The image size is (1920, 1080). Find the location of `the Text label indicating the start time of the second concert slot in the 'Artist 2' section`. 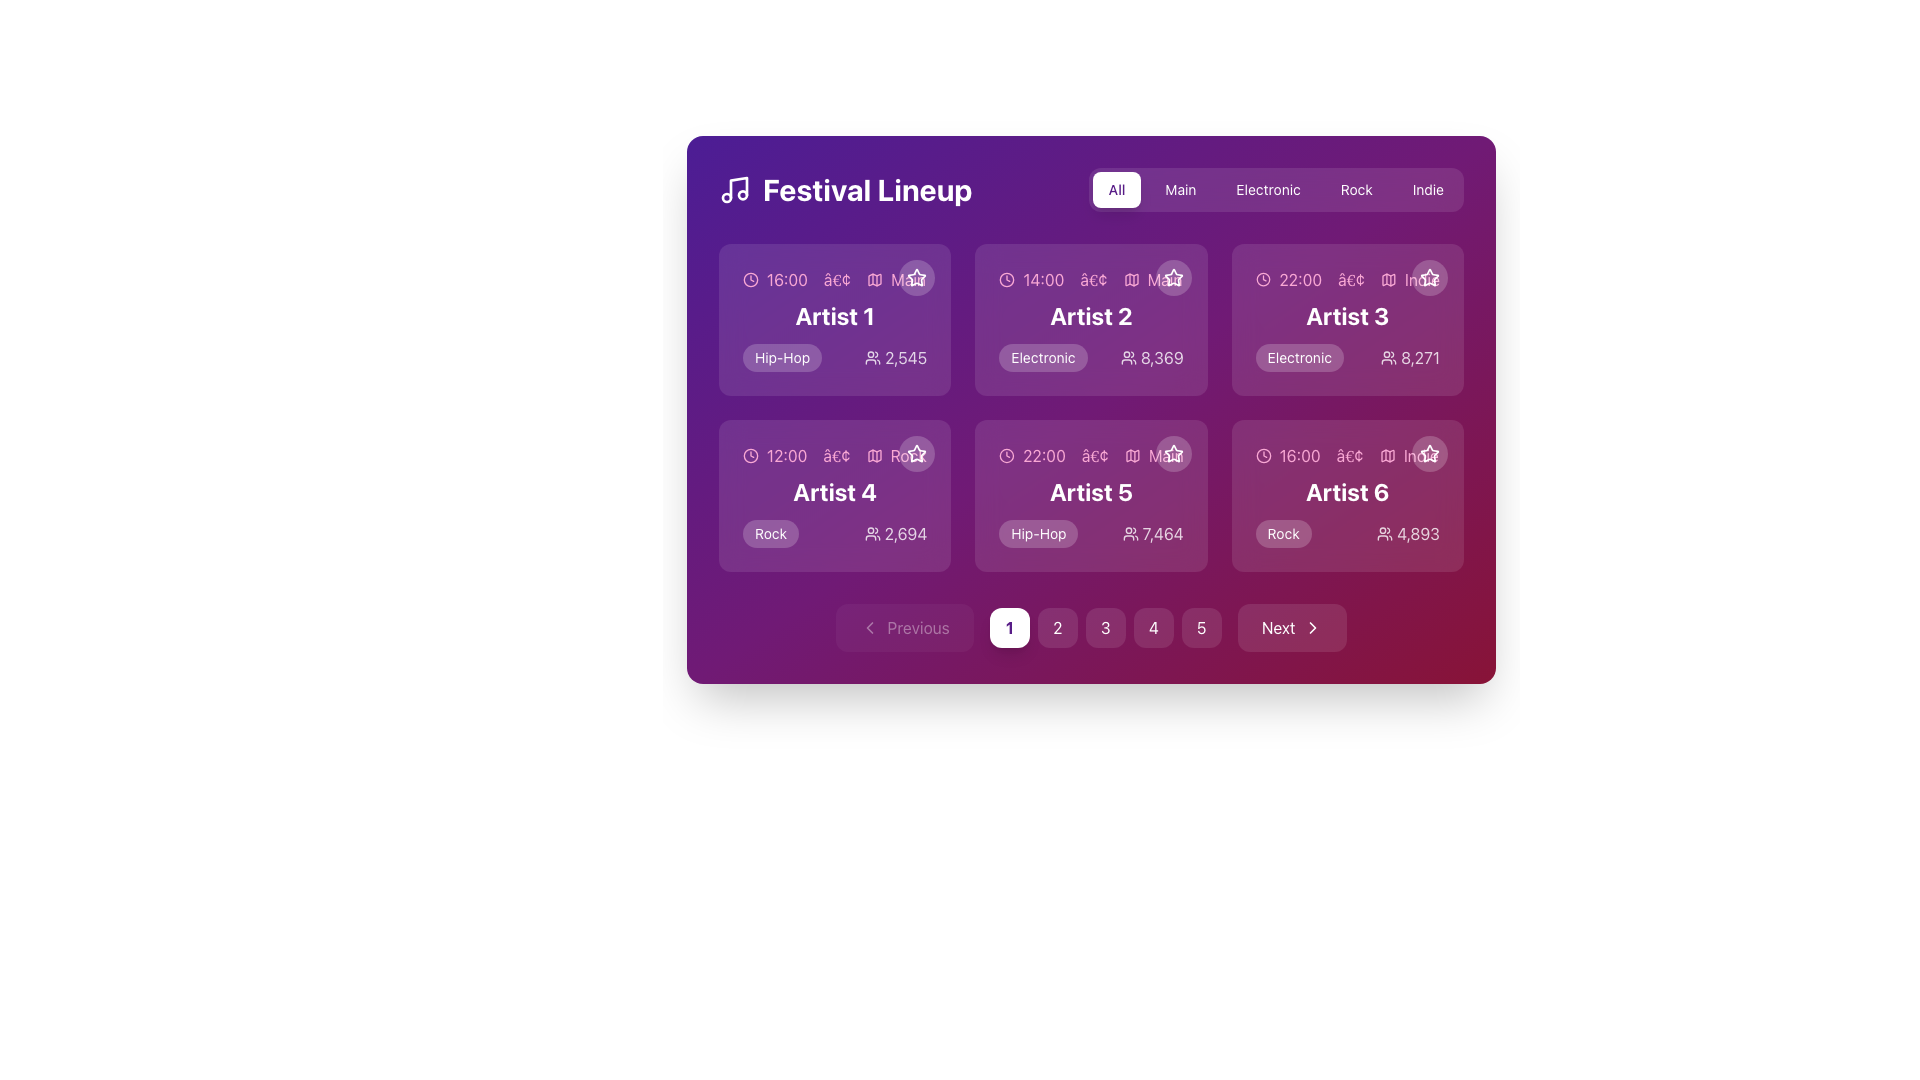

the Text label indicating the start time of the second concert slot in the 'Artist 2' section is located at coordinates (1042, 280).